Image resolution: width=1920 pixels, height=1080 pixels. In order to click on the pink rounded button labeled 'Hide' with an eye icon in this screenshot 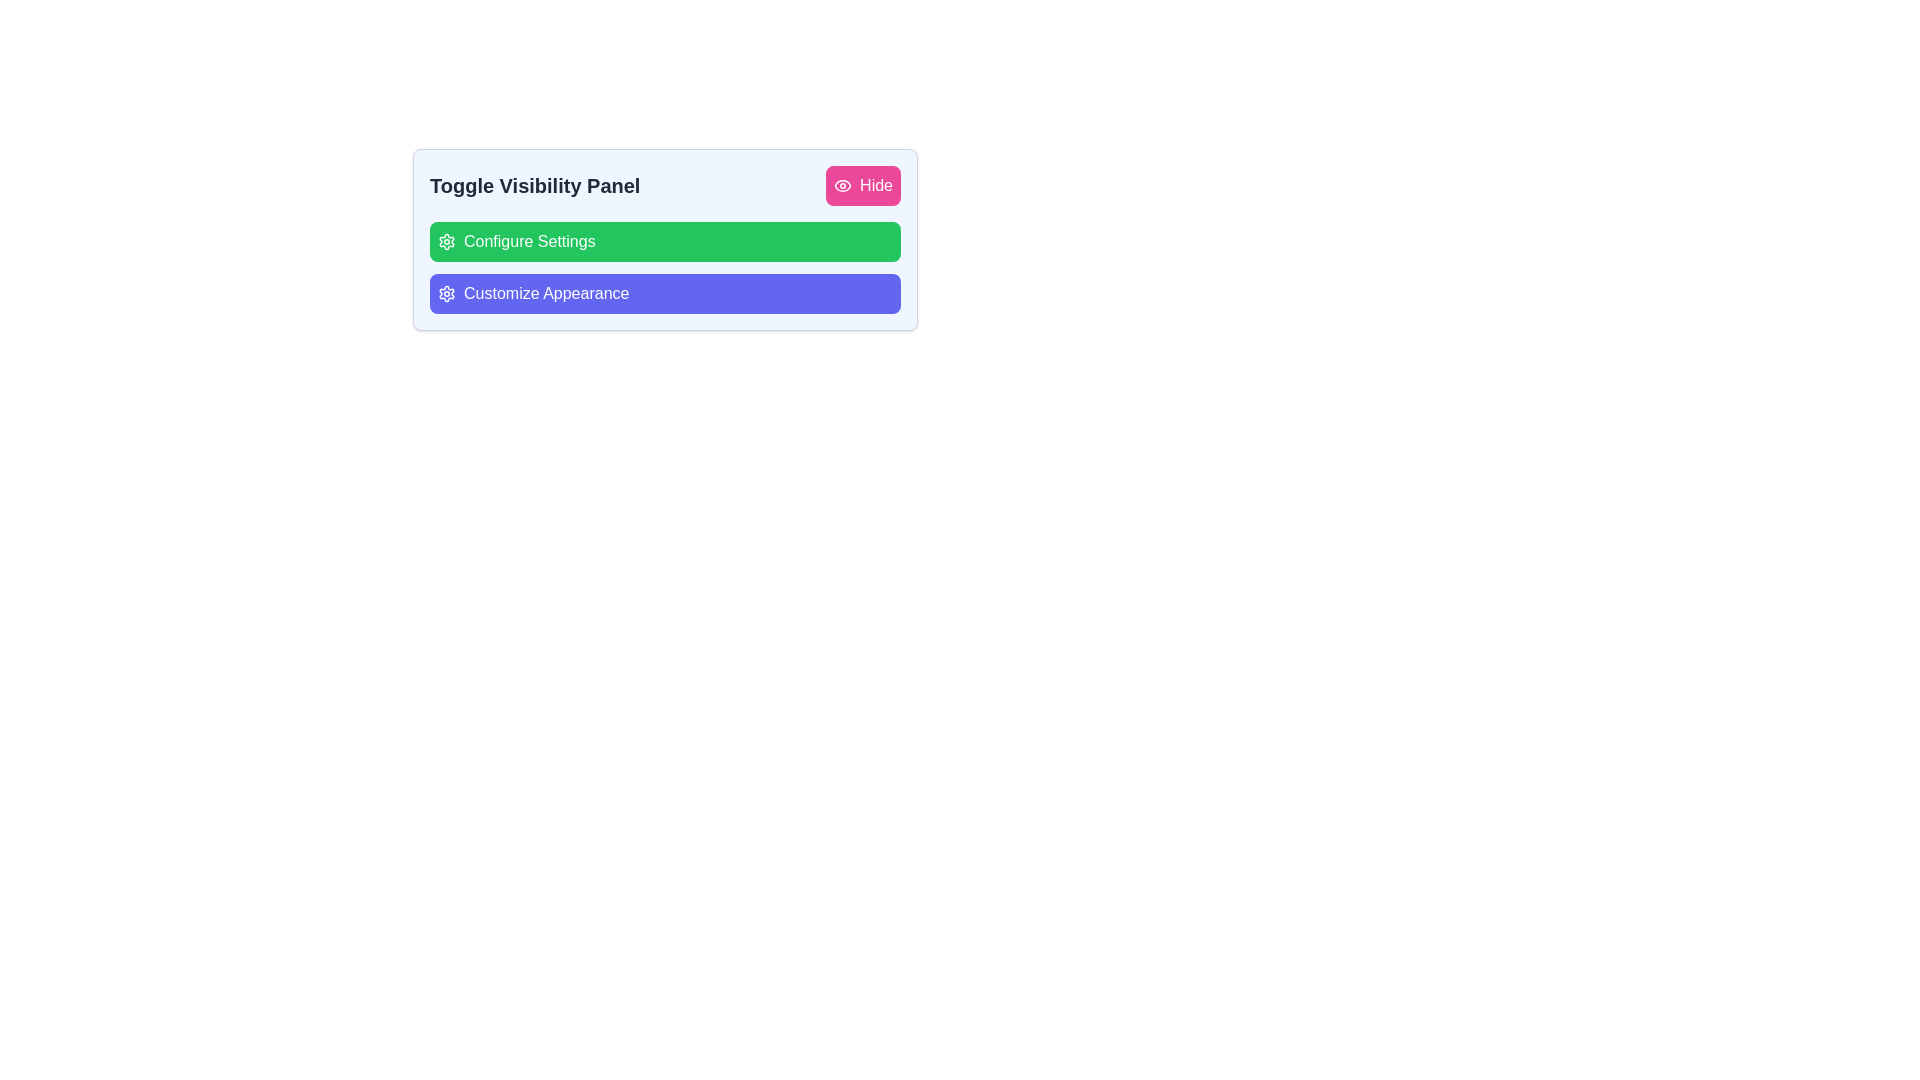, I will do `click(863, 185)`.